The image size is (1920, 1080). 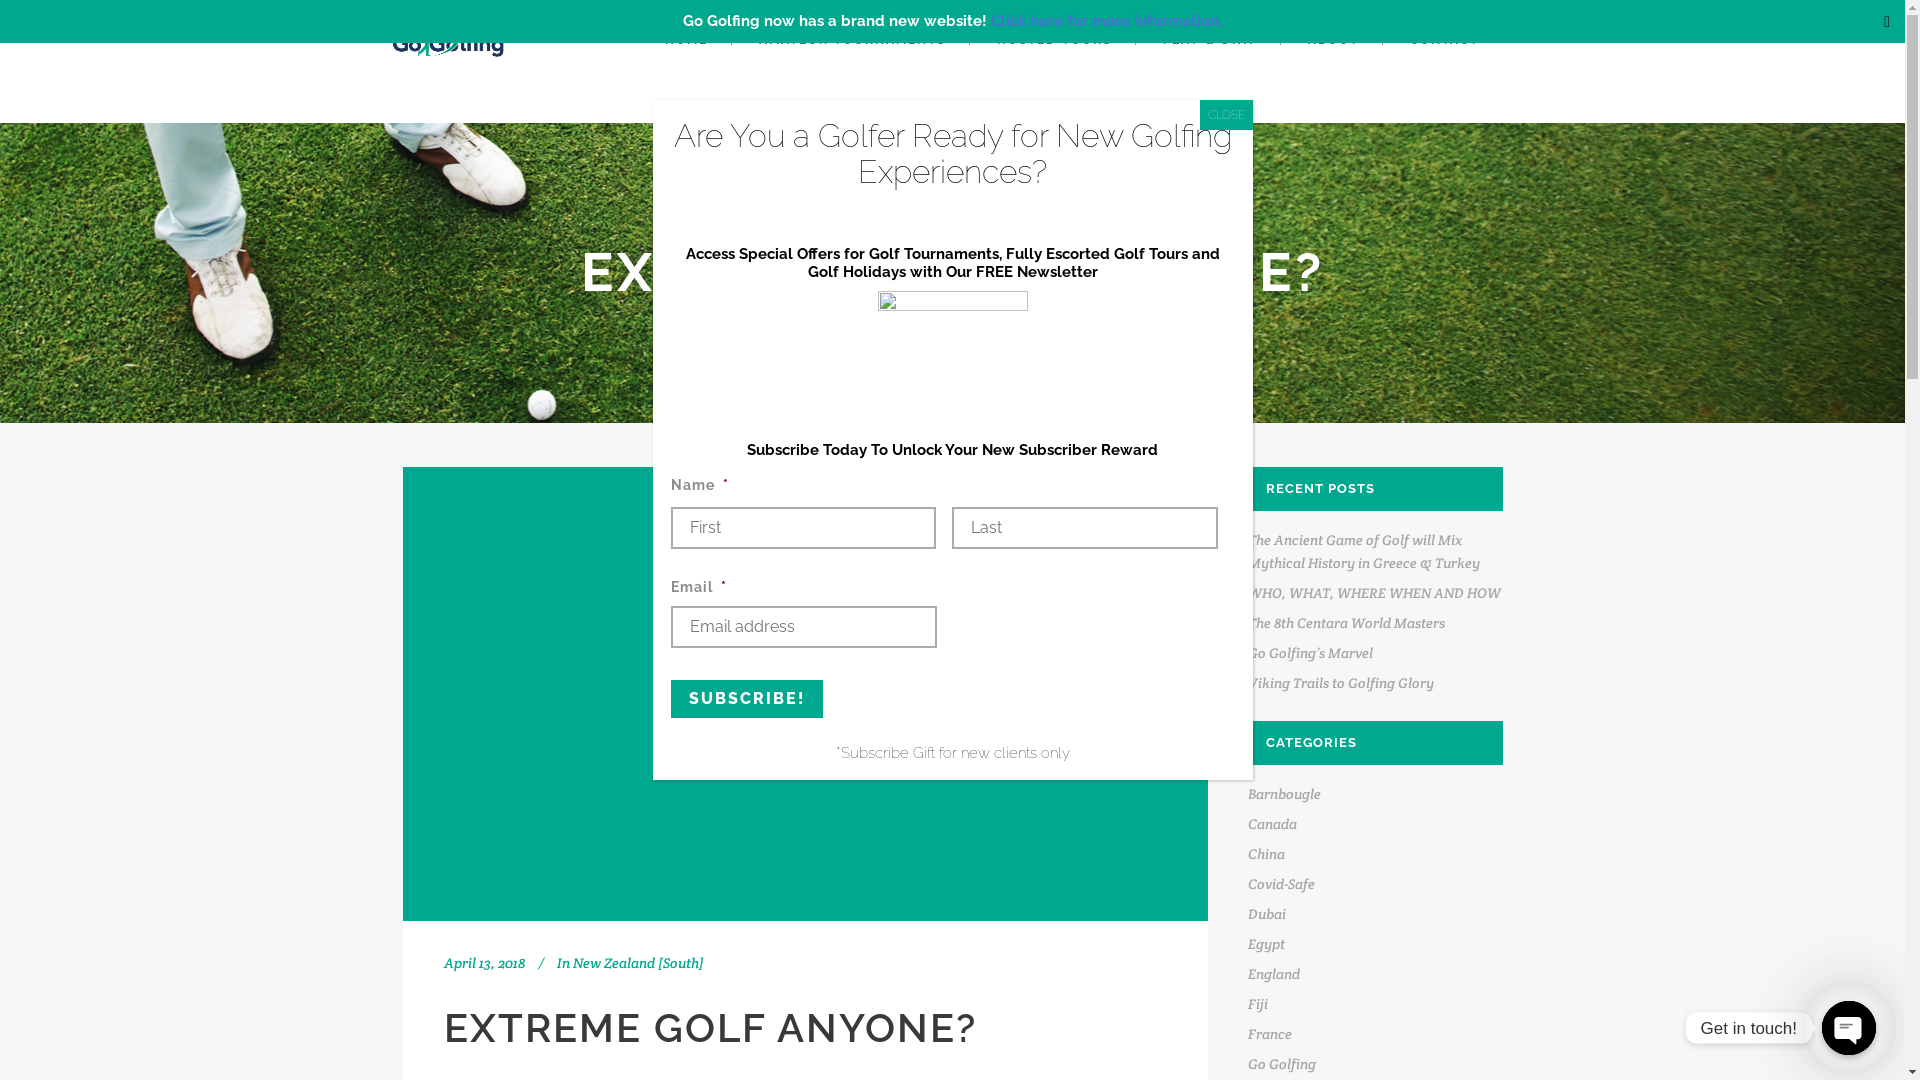 I want to click on 'Click here for more information.', so click(x=990, y=20).